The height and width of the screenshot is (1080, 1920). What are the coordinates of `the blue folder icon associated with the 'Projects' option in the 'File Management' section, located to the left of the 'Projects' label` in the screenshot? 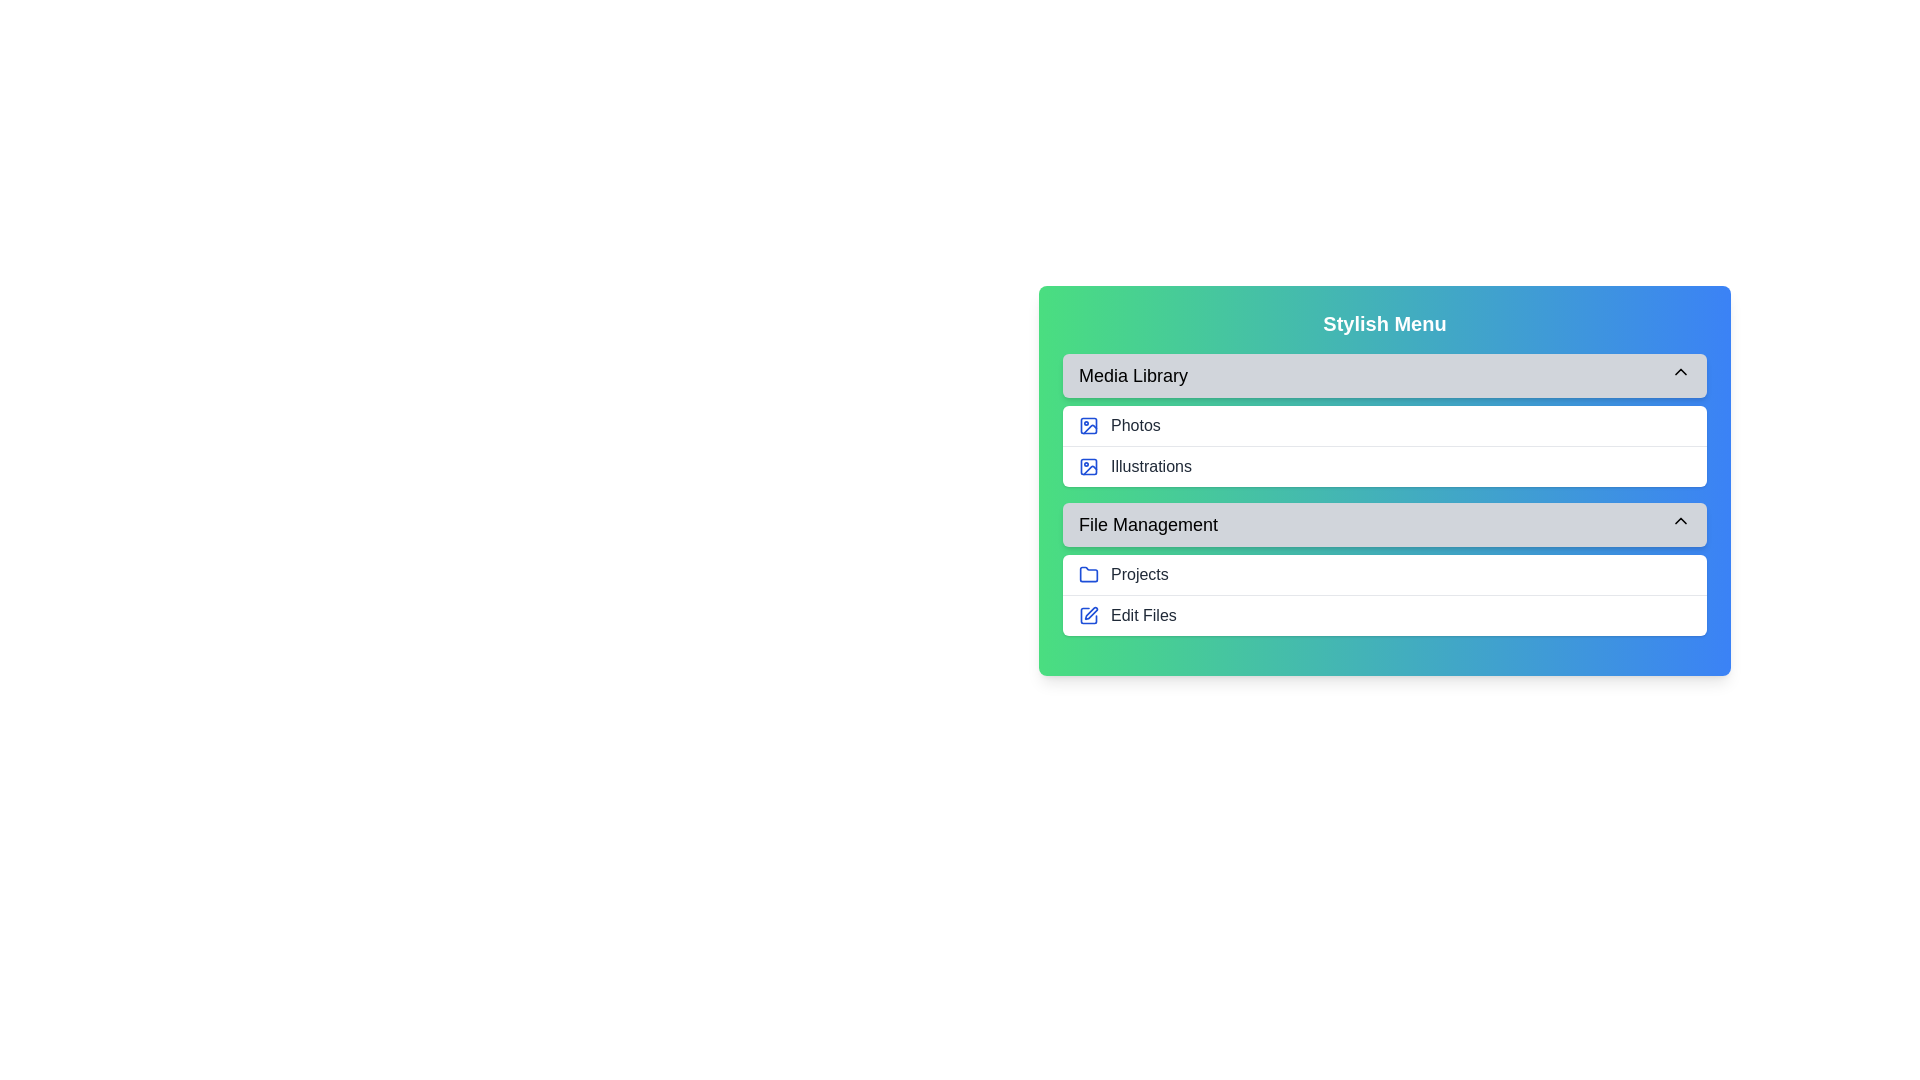 It's located at (1088, 574).